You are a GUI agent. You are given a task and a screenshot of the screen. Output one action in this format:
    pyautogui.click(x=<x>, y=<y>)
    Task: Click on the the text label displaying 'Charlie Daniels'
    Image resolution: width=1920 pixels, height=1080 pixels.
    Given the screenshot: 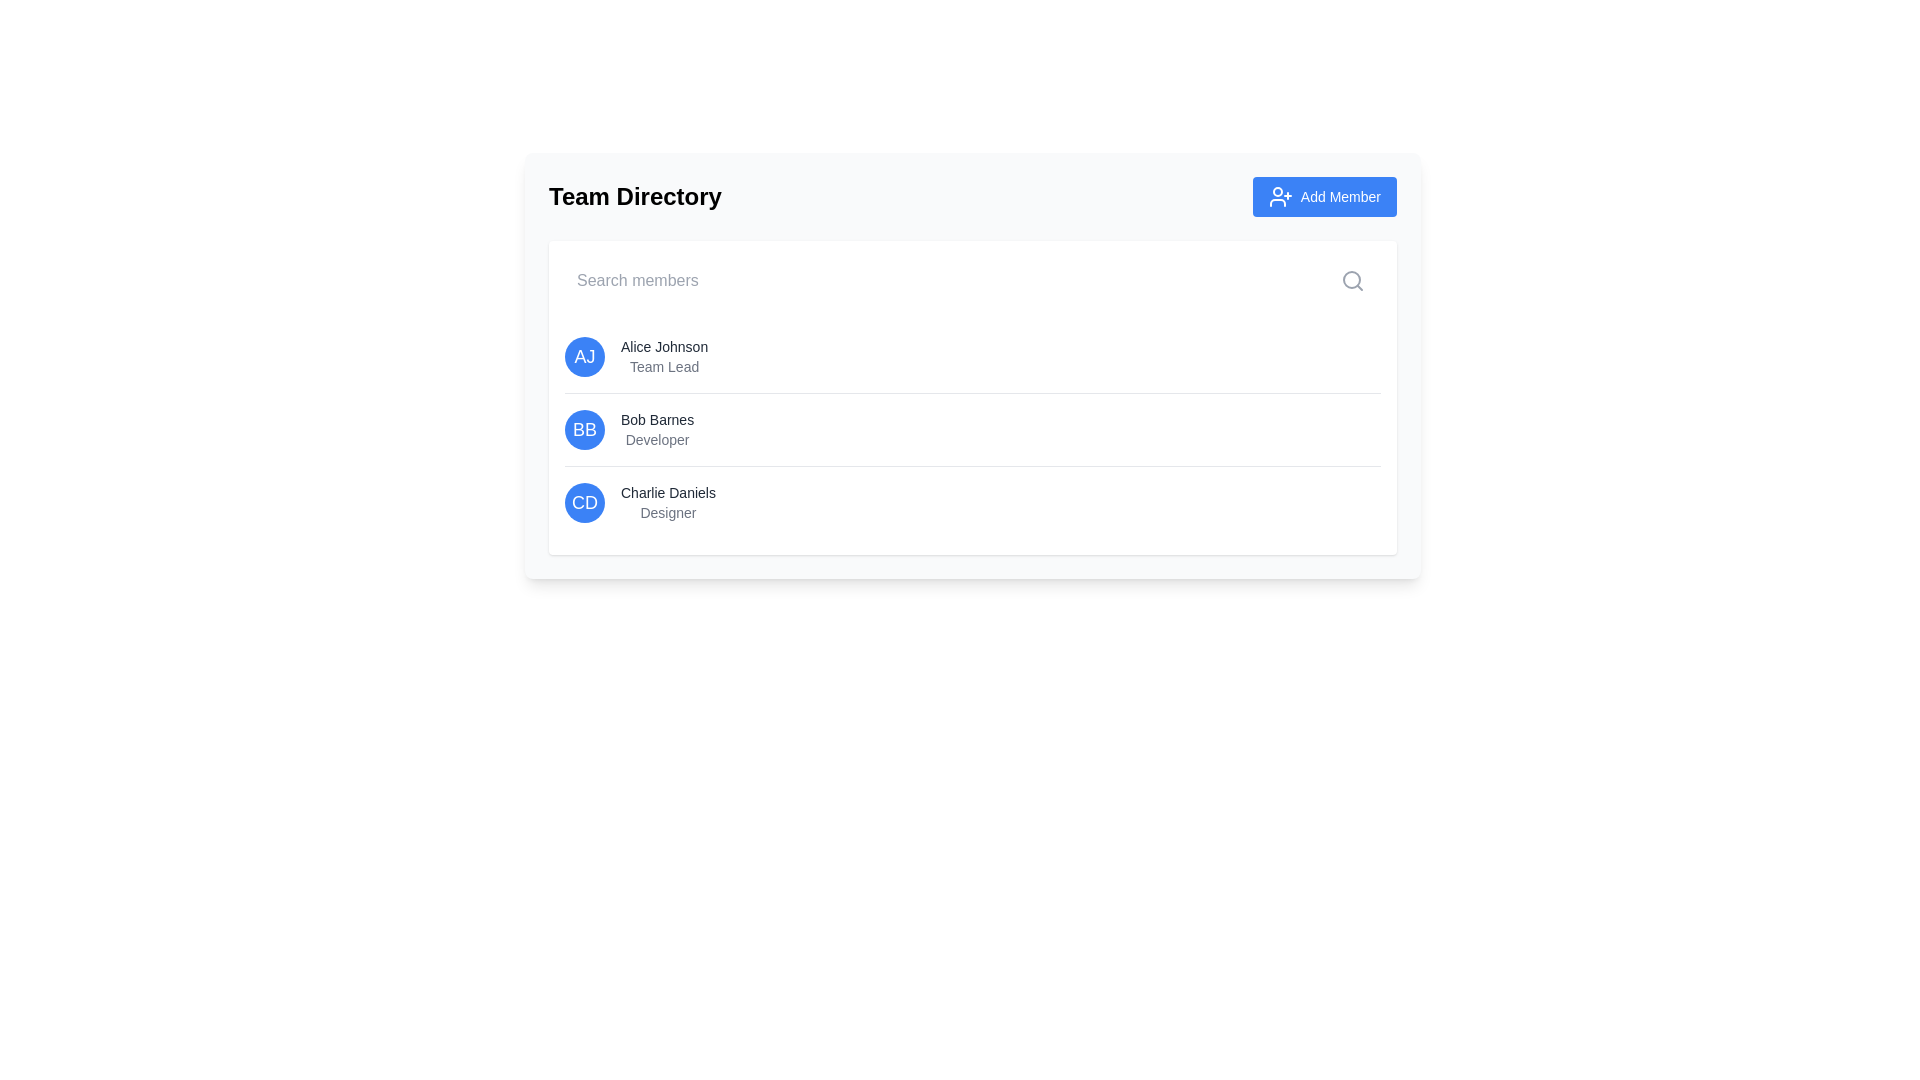 What is the action you would take?
    pyautogui.click(x=668, y=501)
    